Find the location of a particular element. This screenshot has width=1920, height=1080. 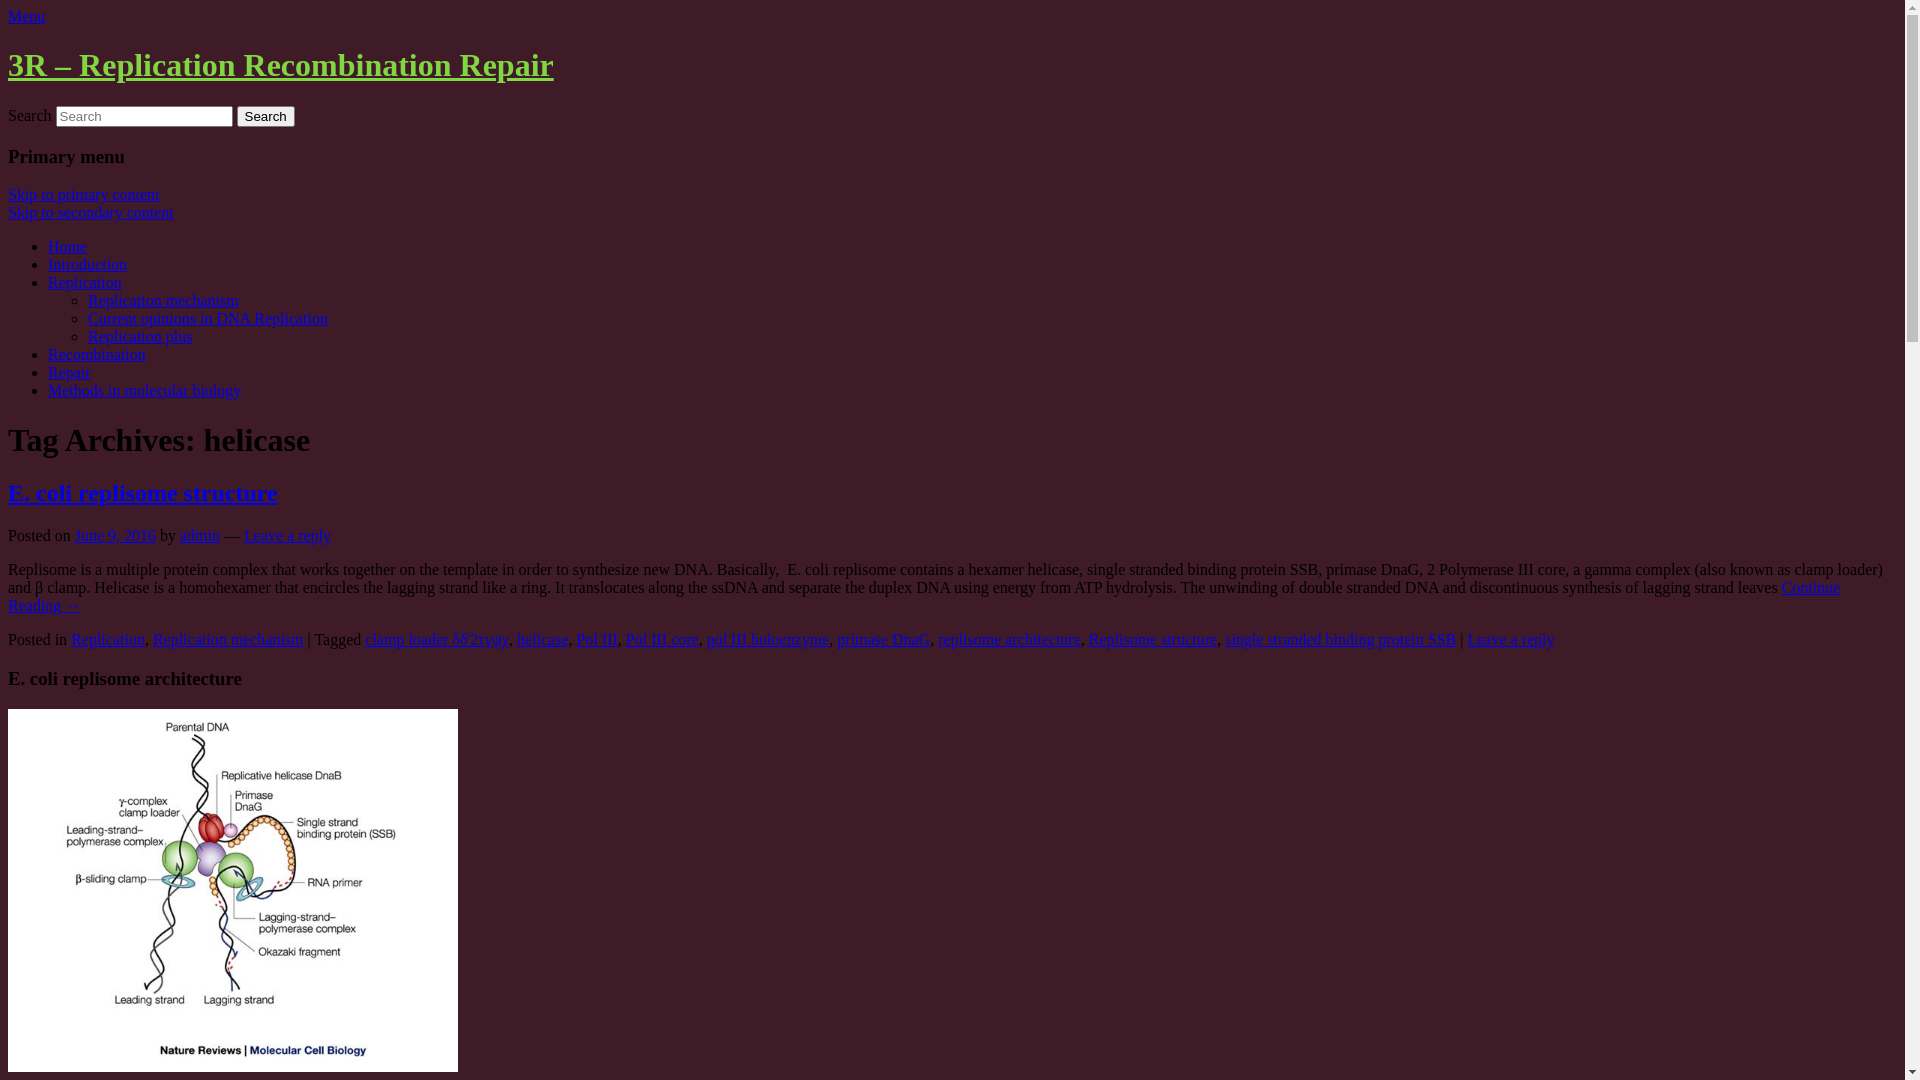

'Leave a reply' is located at coordinates (1510, 639).